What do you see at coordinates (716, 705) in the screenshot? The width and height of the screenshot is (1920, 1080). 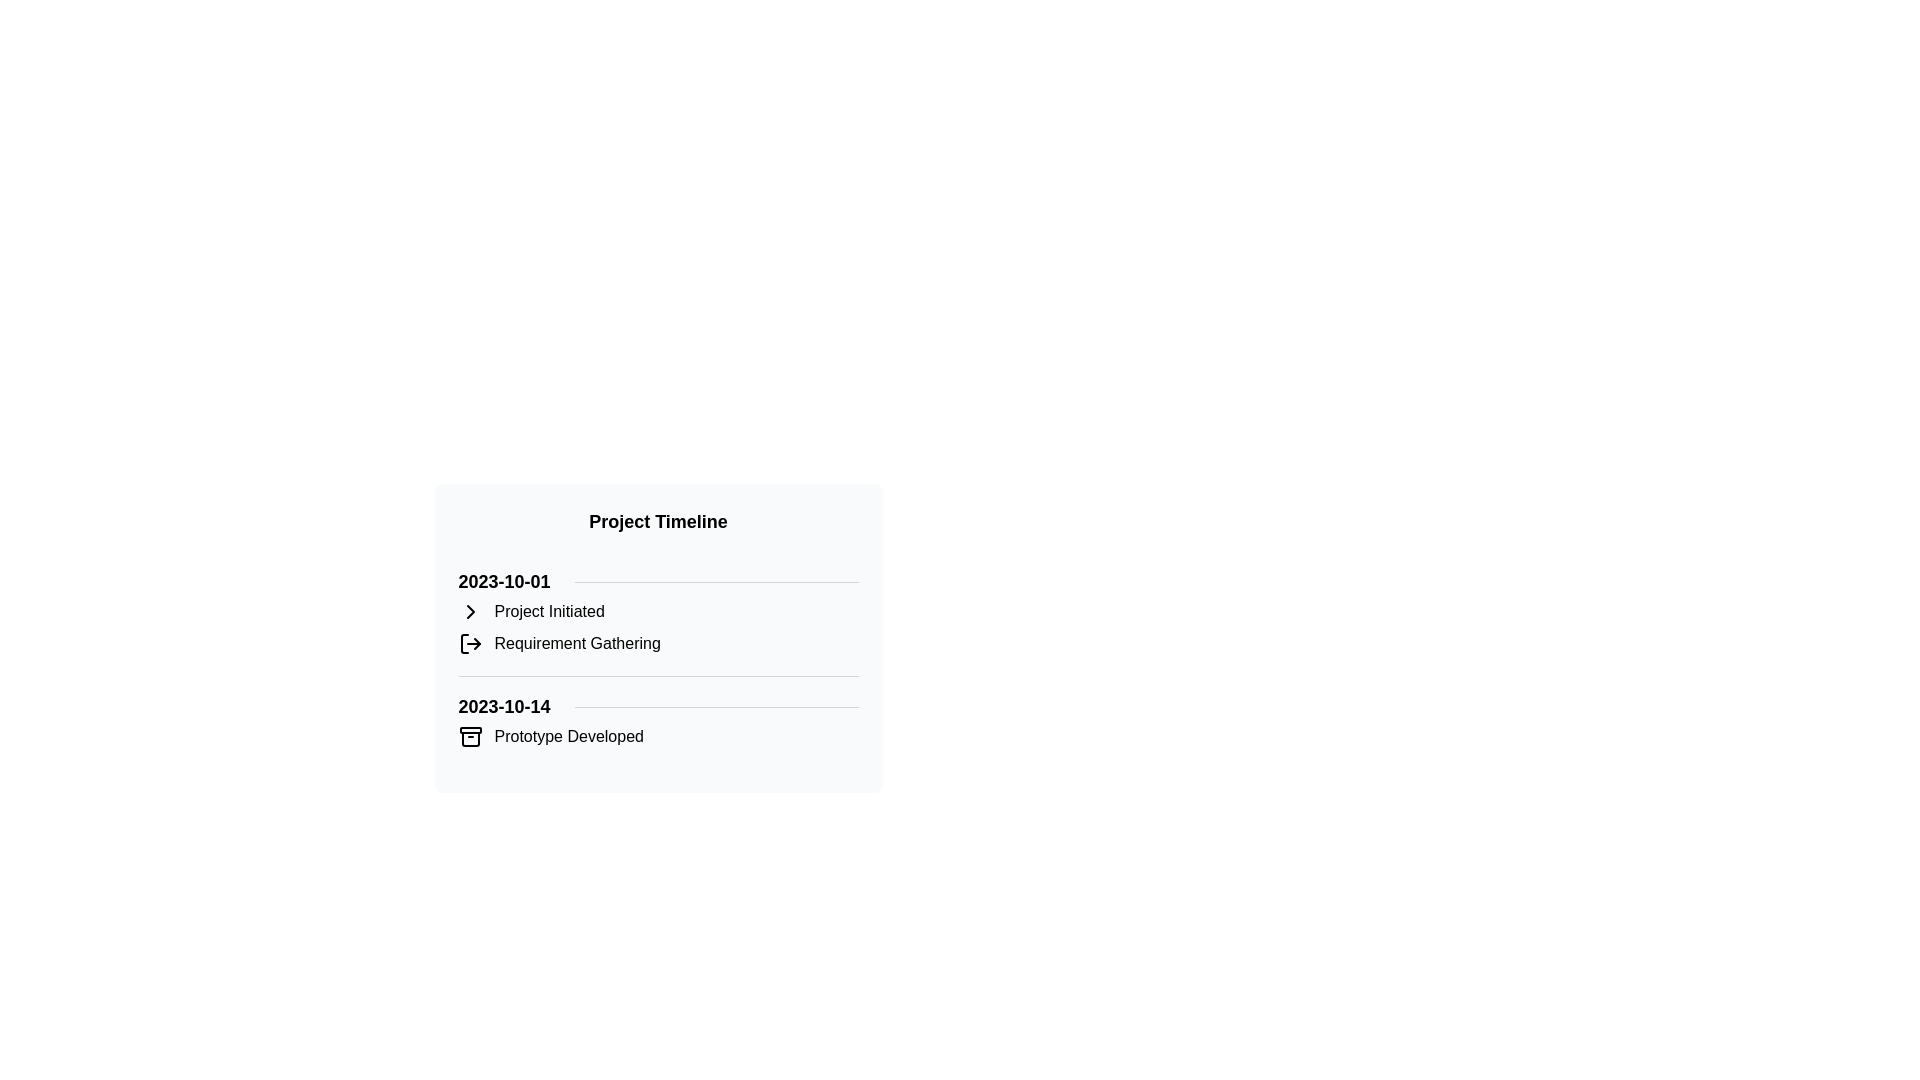 I see `the Divider Line that visually separates the date '2023-10-14' from the content below it, located in the bottom section of the timeline interface` at bounding box center [716, 705].